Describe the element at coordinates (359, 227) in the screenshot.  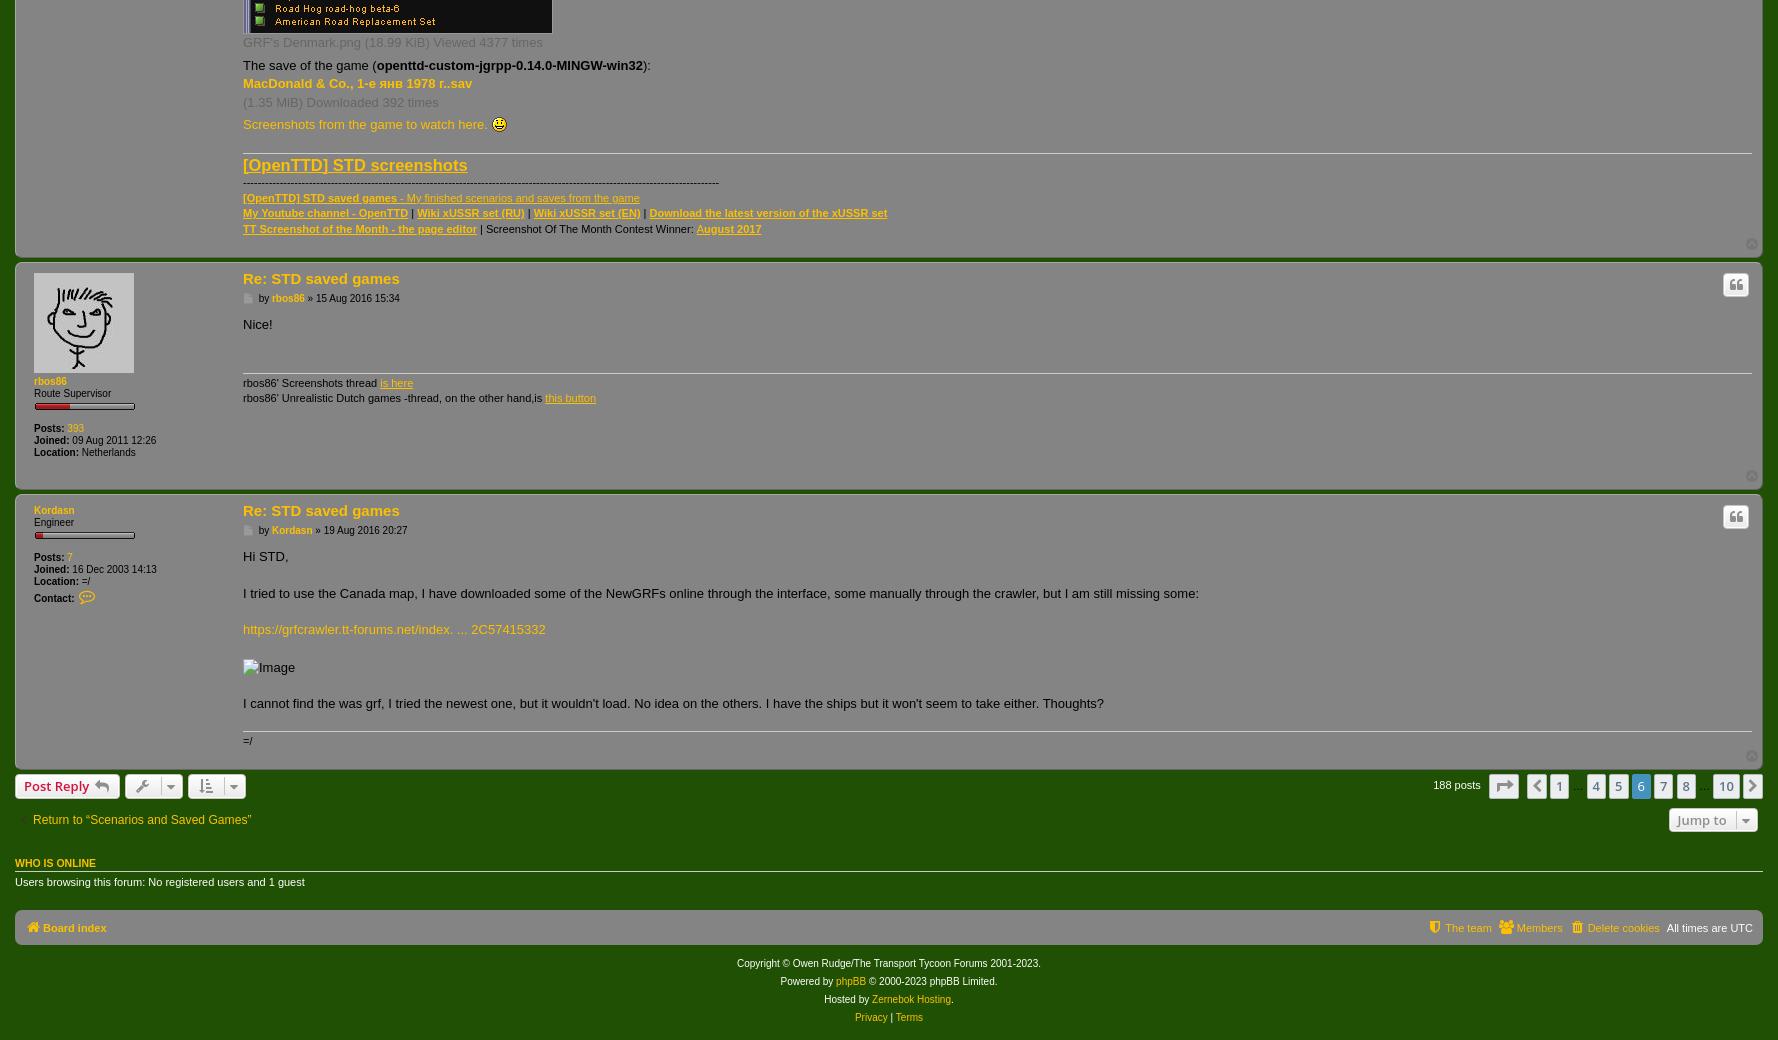
I see `'TT Screenshot of the Month - the page editor'` at that location.